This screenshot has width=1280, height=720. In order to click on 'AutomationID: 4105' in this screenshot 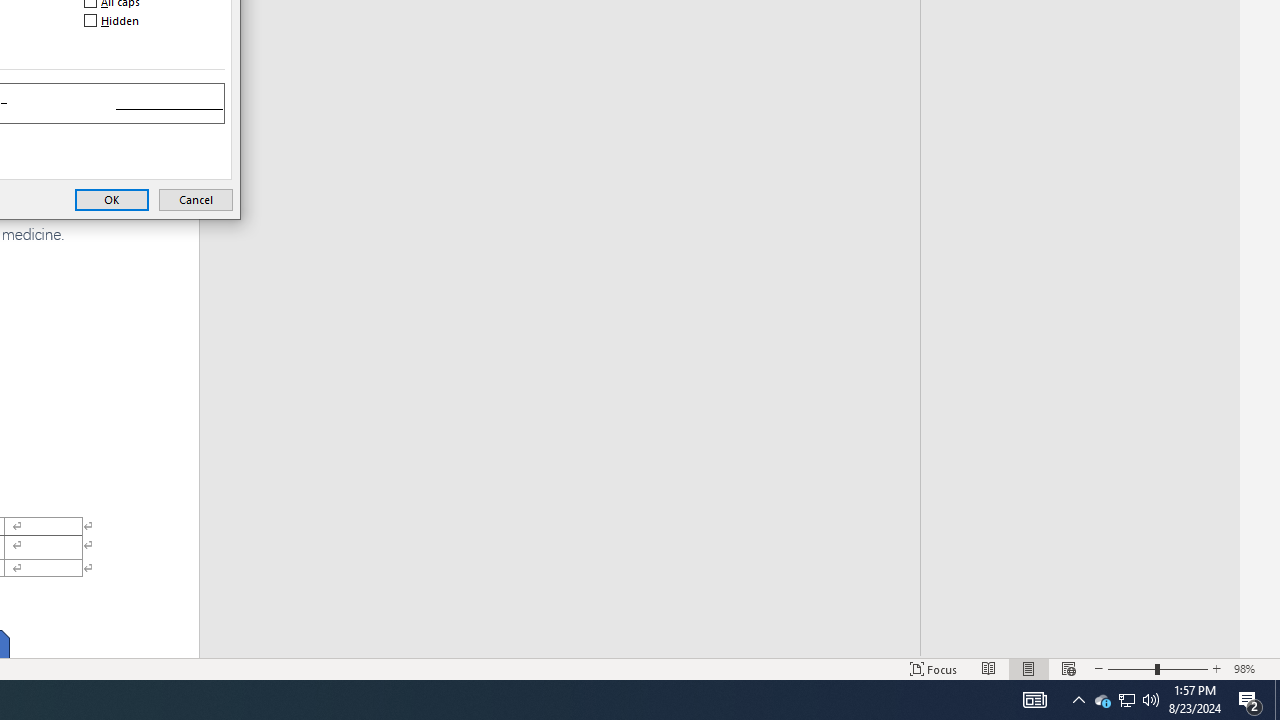, I will do `click(1078, 698)`.